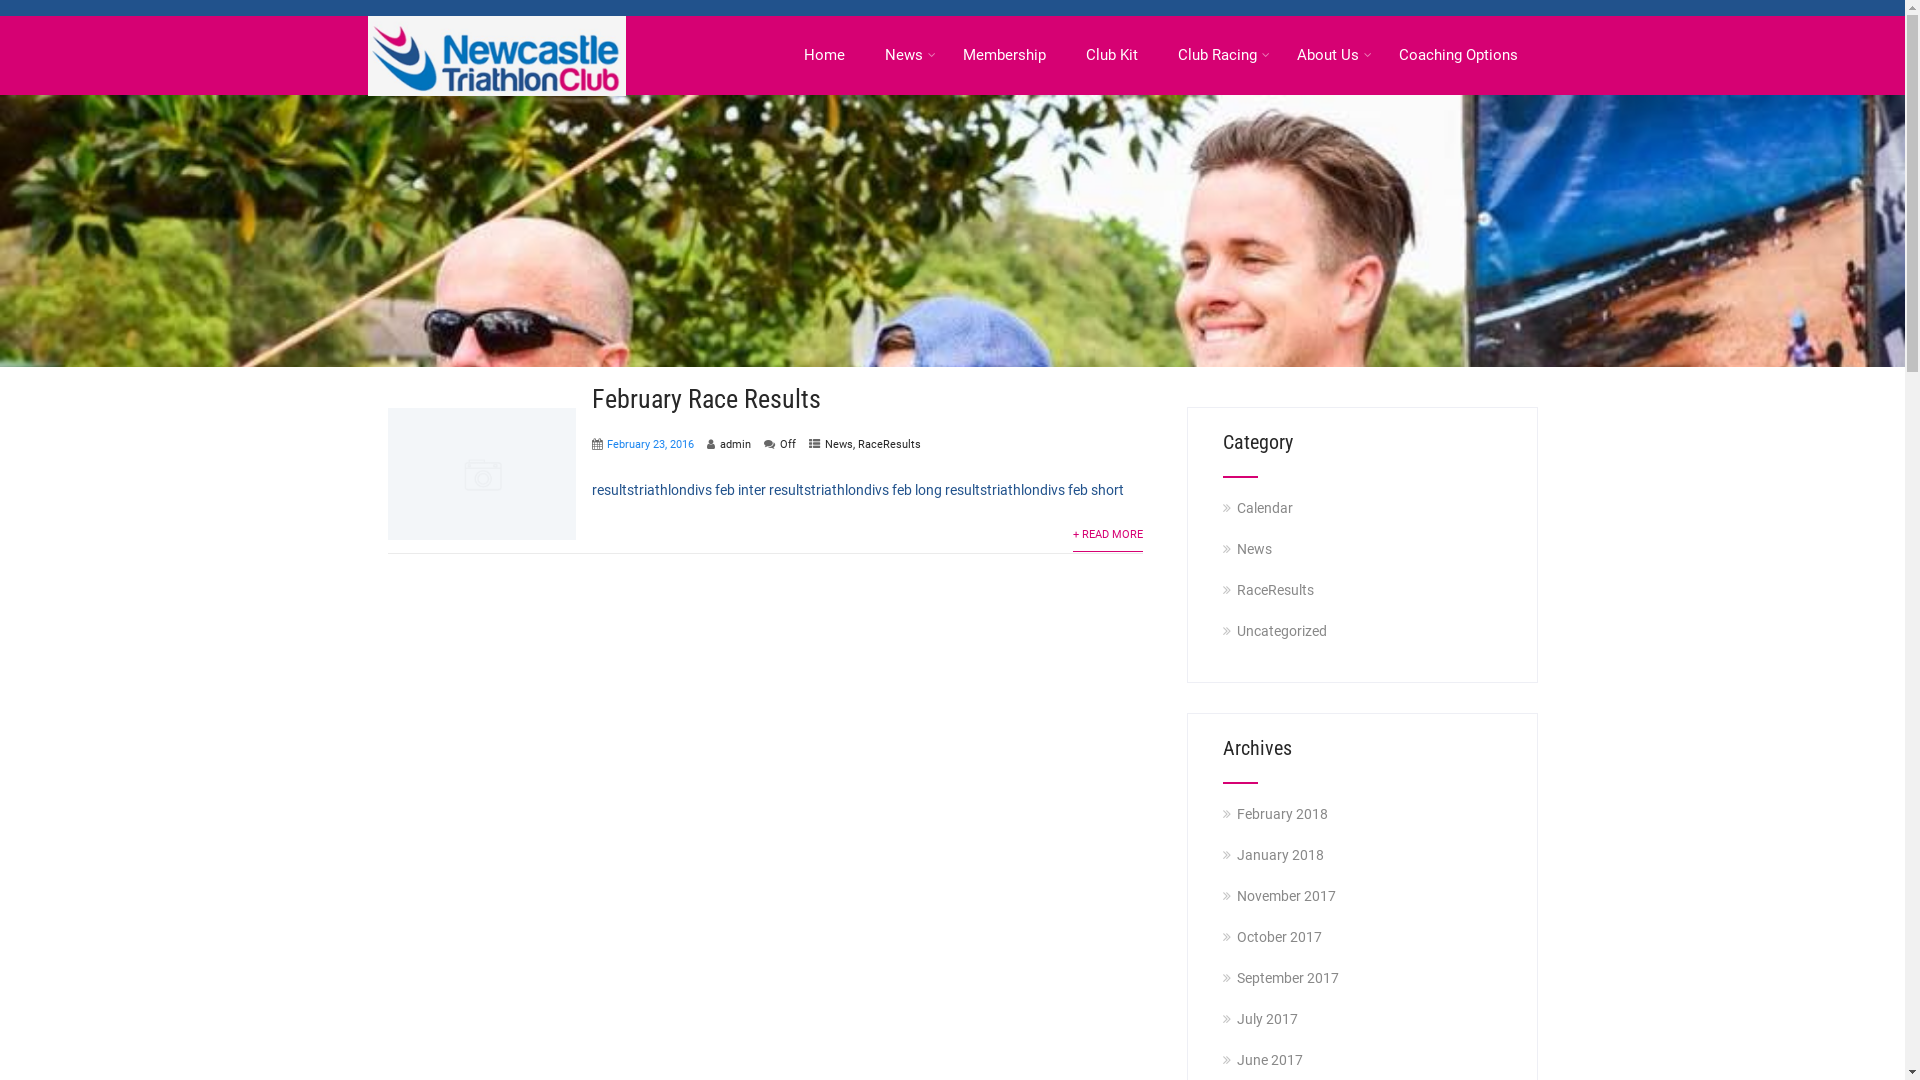 The width and height of the screenshot is (1920, 1080). What do you see at coordinates (1003, 54) in the screenshot?
I see `'Membership'` at bounding box center [1003, 54].